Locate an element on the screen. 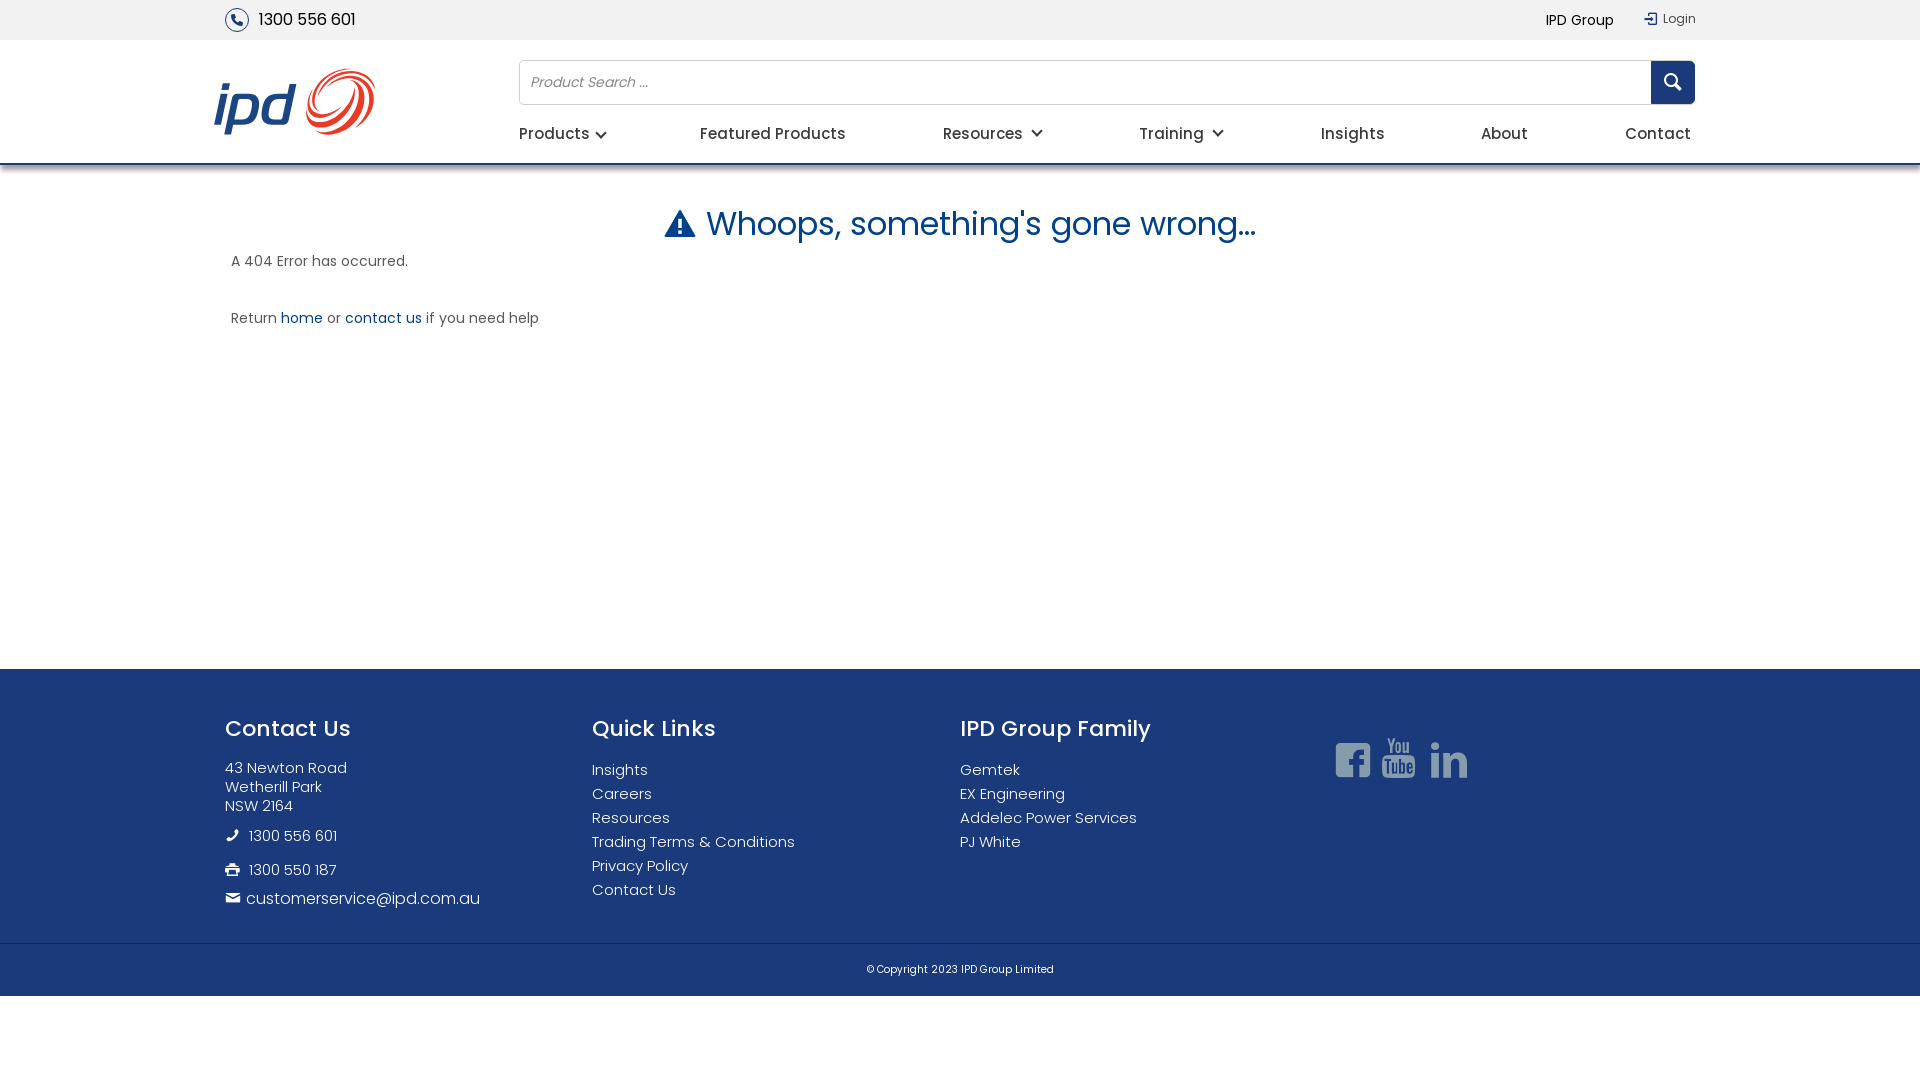 The width and height of the screenshot is (1920, 1080). 'Gemtek' is located at coordinates (960, 768).